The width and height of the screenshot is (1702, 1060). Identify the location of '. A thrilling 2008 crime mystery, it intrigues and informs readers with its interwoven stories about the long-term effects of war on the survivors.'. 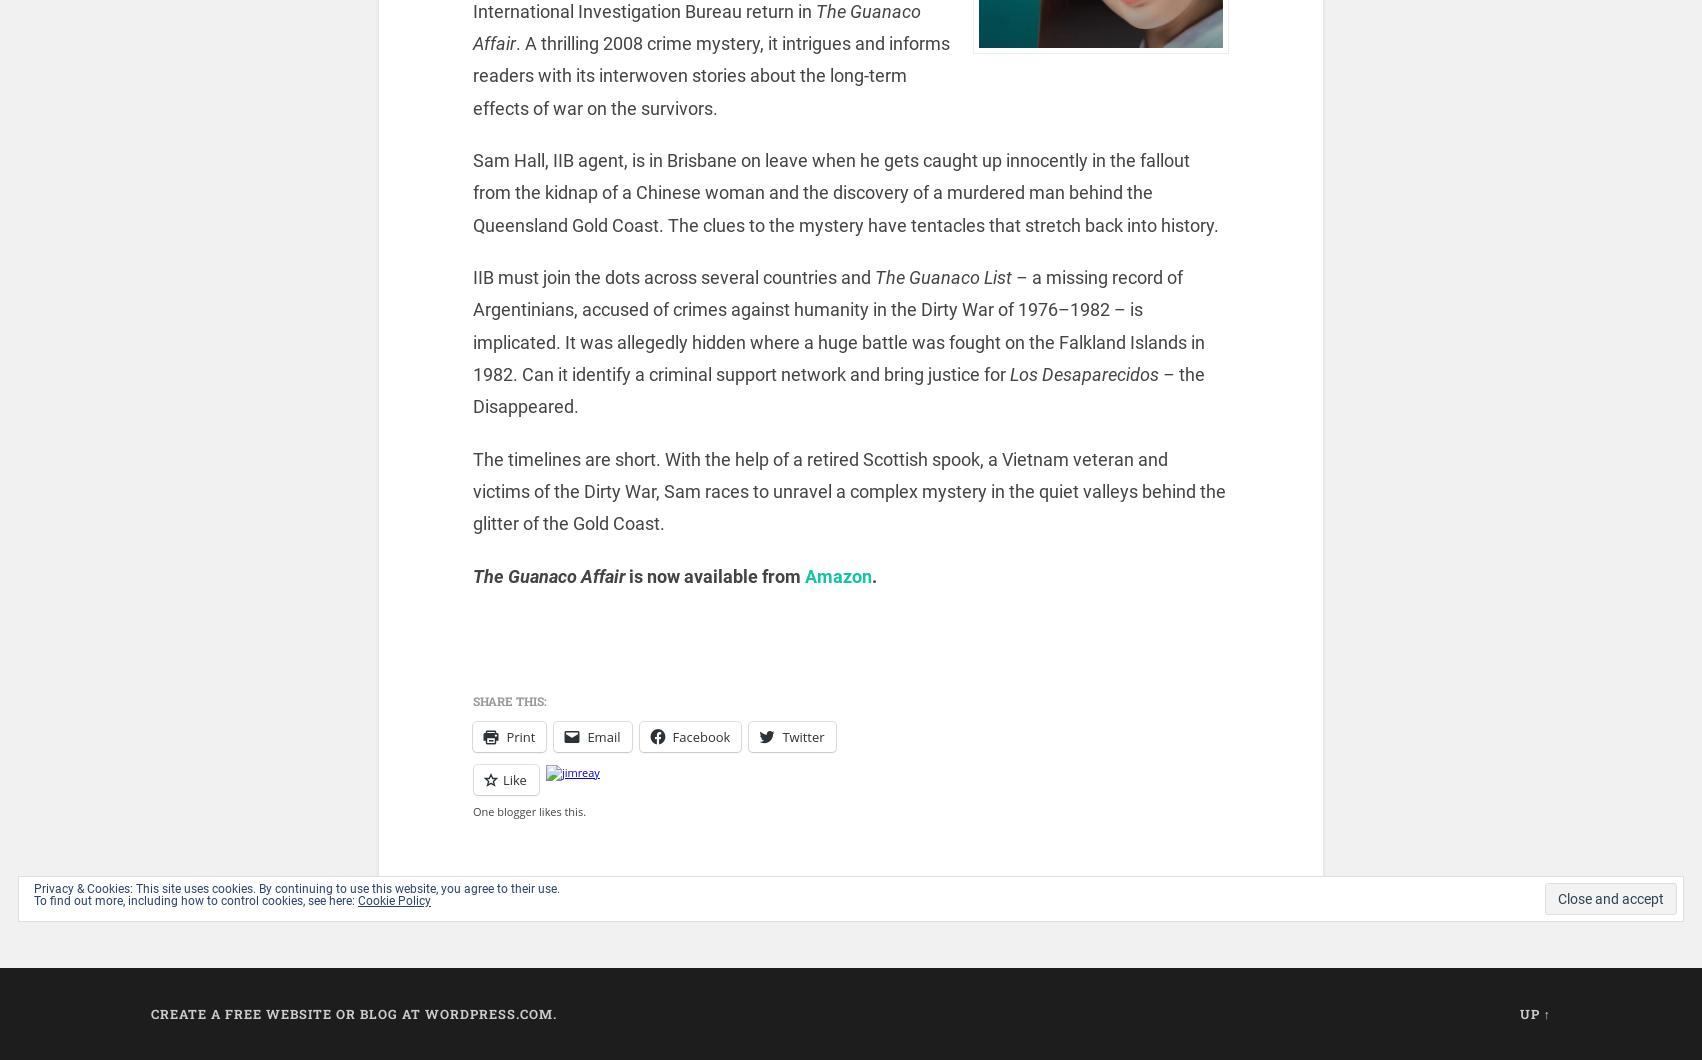
(710, 75).